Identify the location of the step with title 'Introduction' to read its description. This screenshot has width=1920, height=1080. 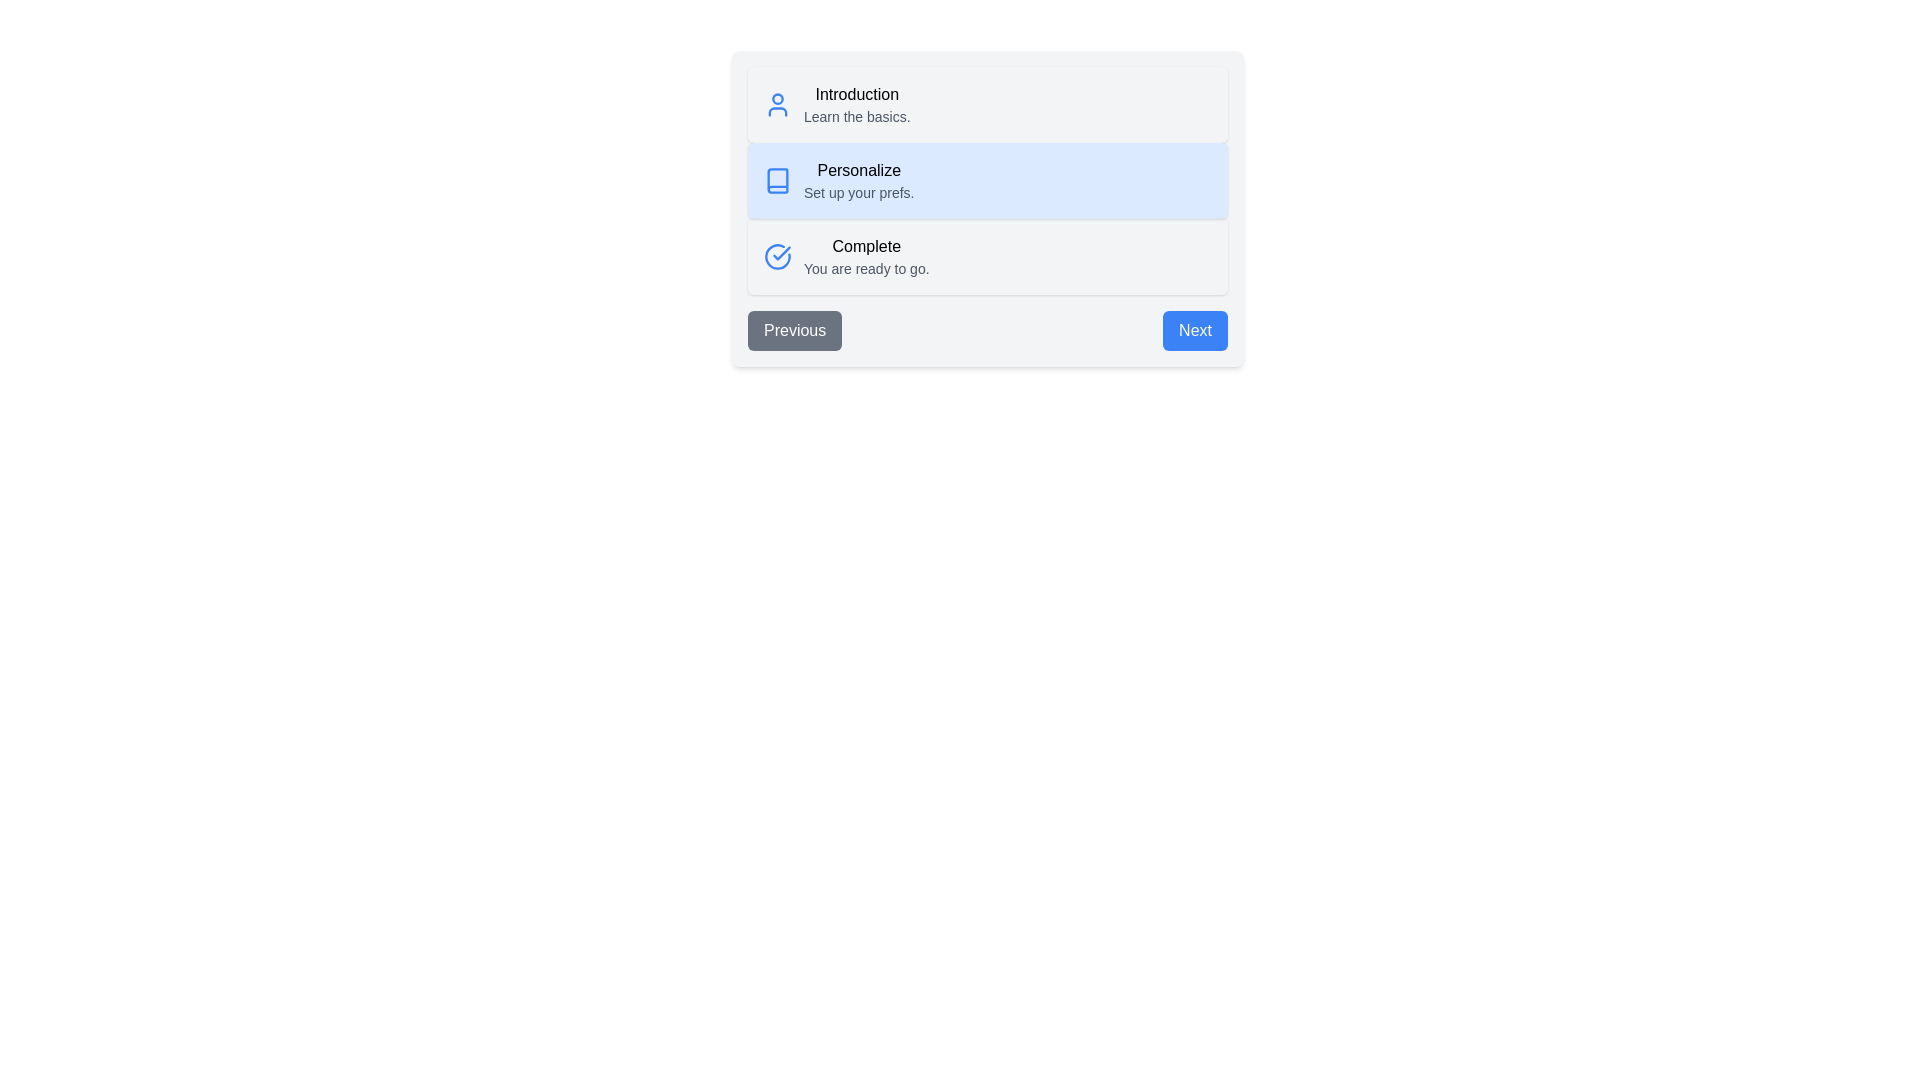
(857, 104).